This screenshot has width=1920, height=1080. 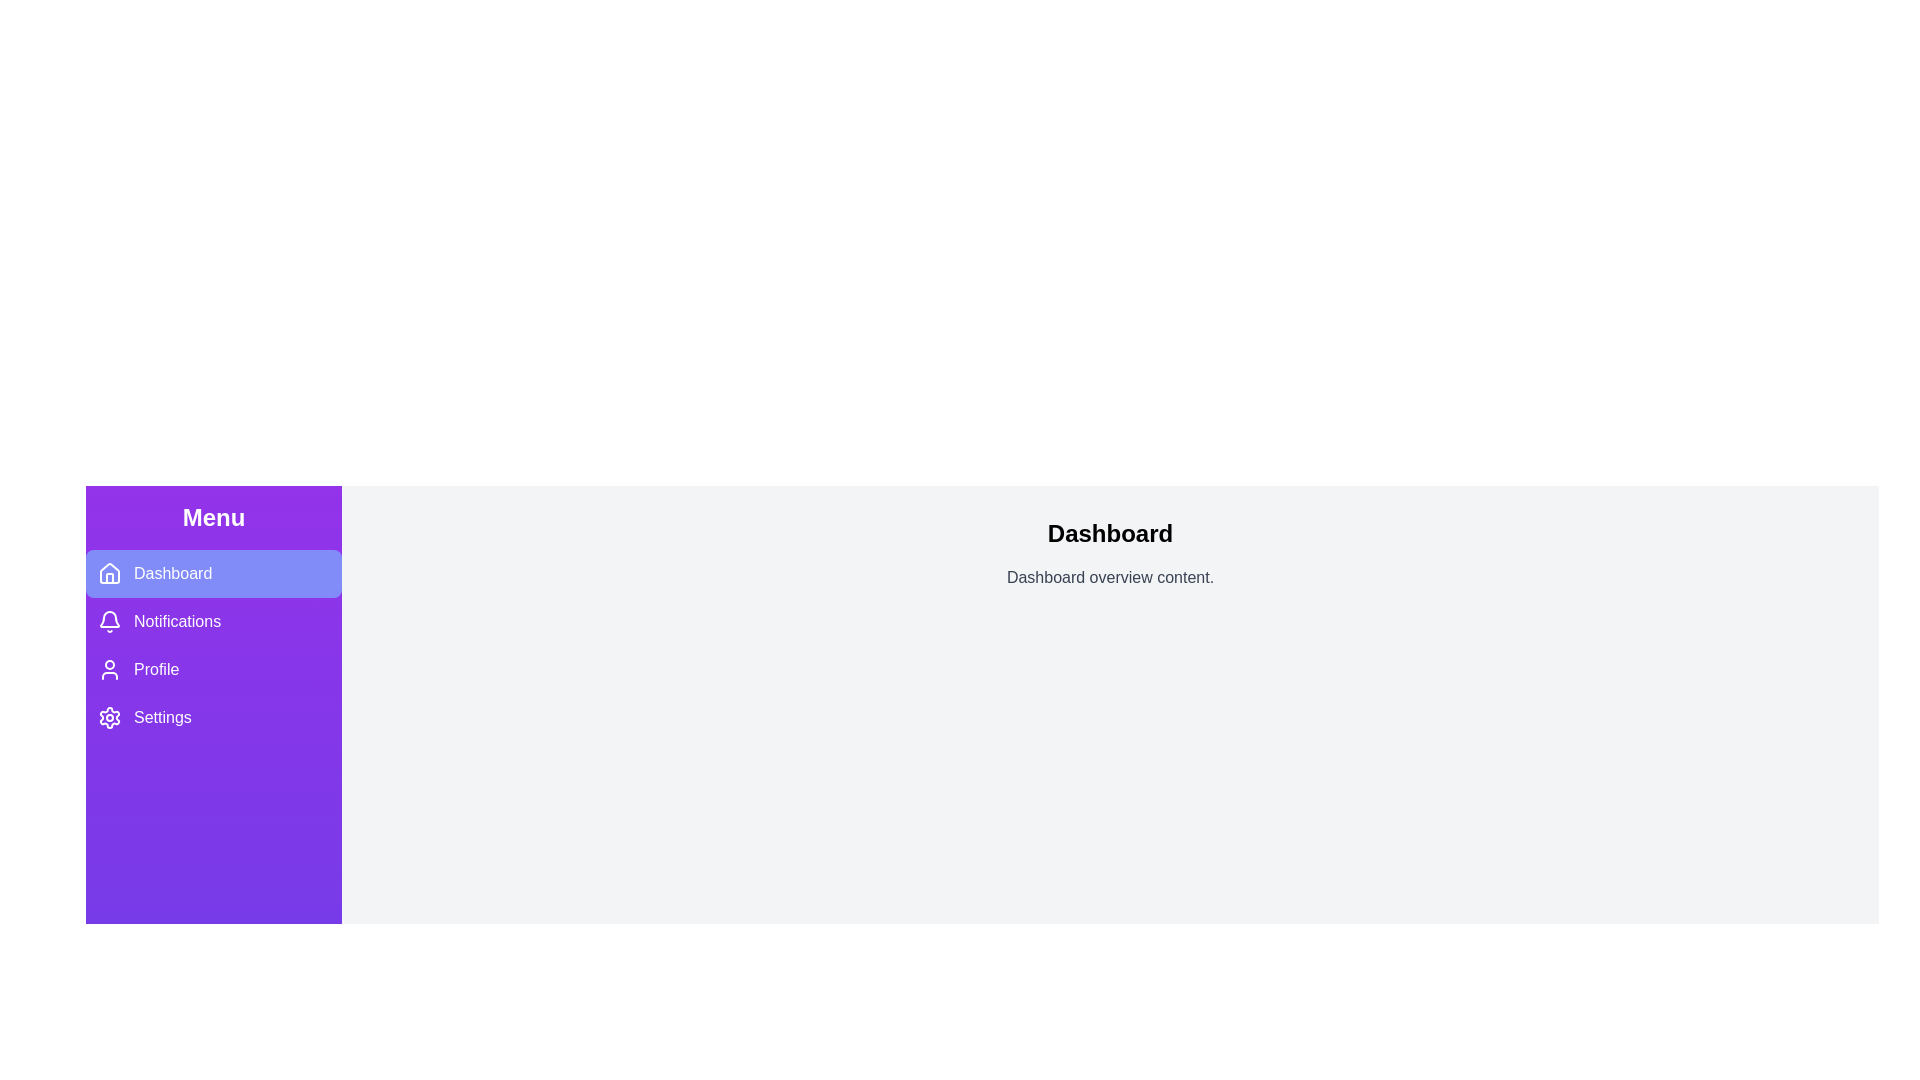 What do you see at coordinates (177, 620) in the screenshot?
I see `text of the Notifications label, which is the second item in the sidebar menu, positioned below the Dashboard menu item and above the Profile menu item` at bounding box center [177, 620].